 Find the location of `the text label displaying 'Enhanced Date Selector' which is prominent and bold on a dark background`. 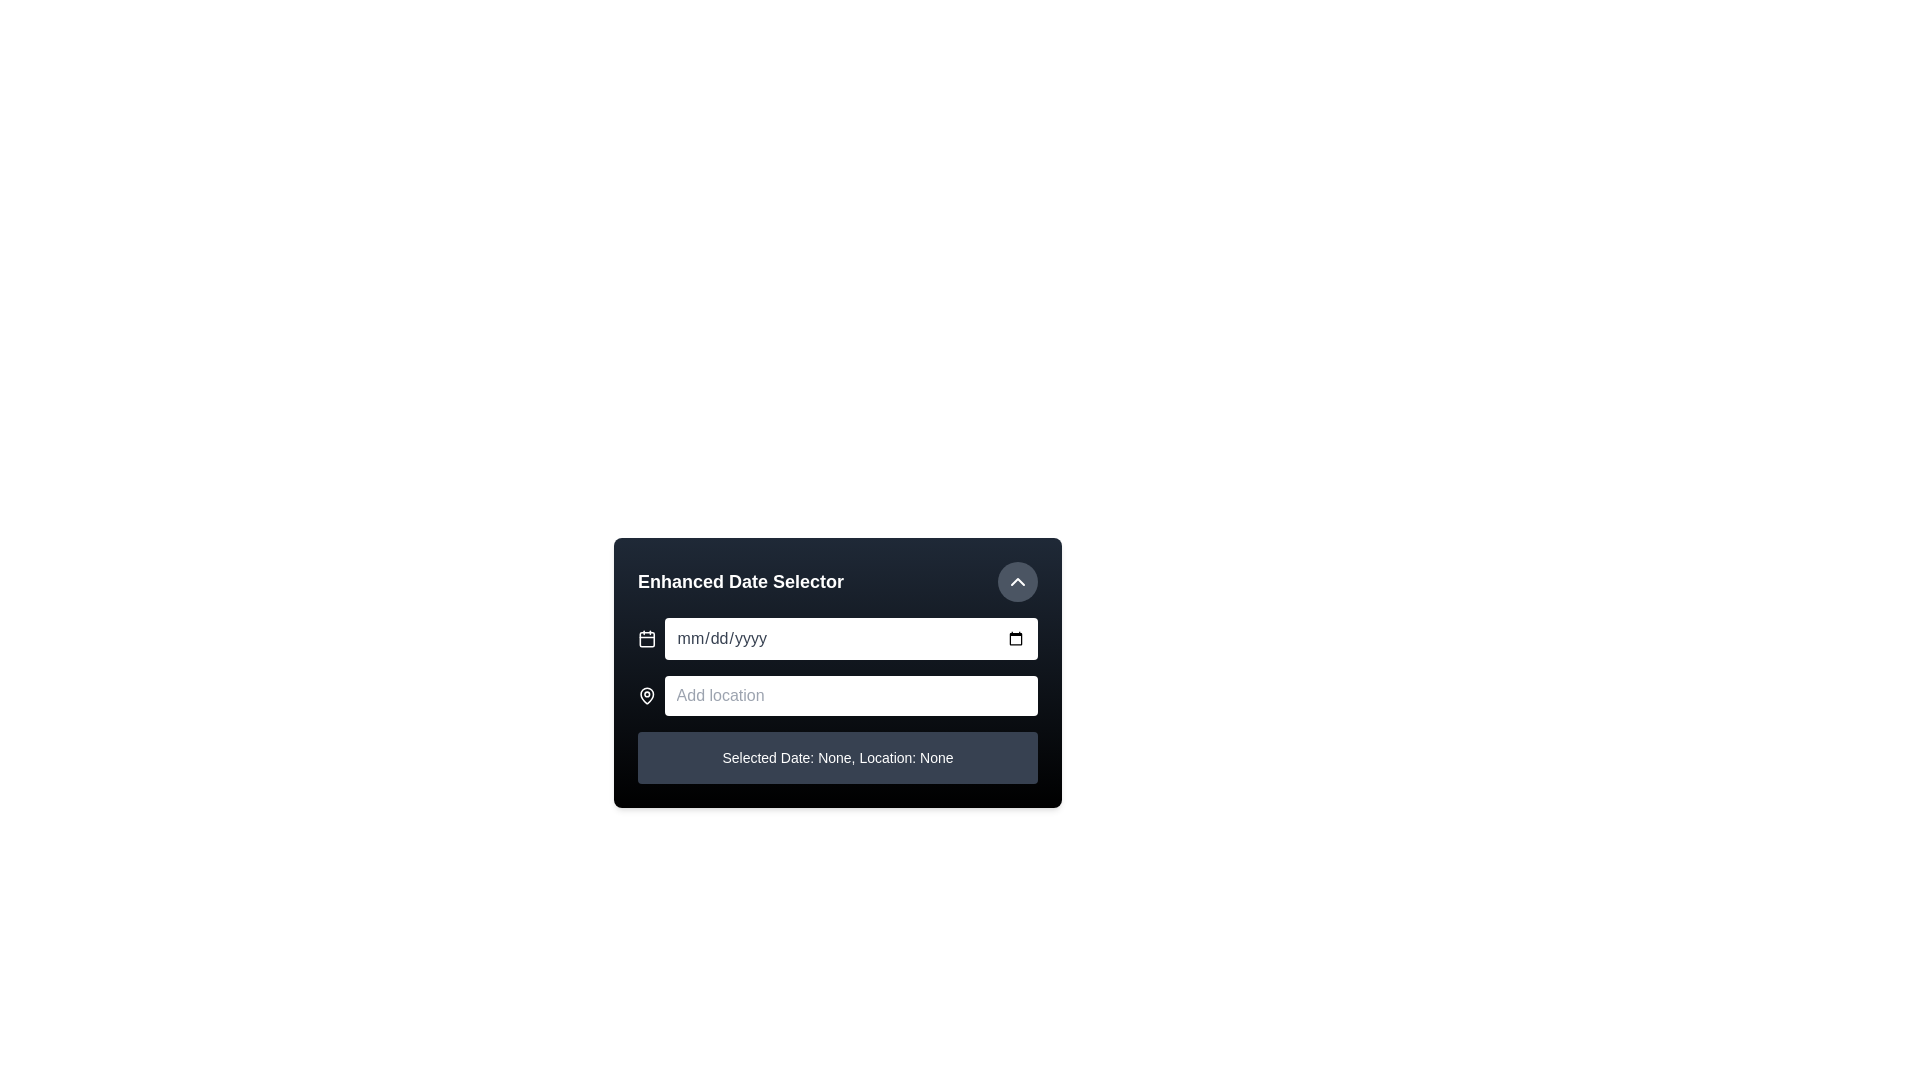

the text label displaying 'Enhanced Date Selector' which is prominent and bold on a dark background is located at coordinates (740, 582).